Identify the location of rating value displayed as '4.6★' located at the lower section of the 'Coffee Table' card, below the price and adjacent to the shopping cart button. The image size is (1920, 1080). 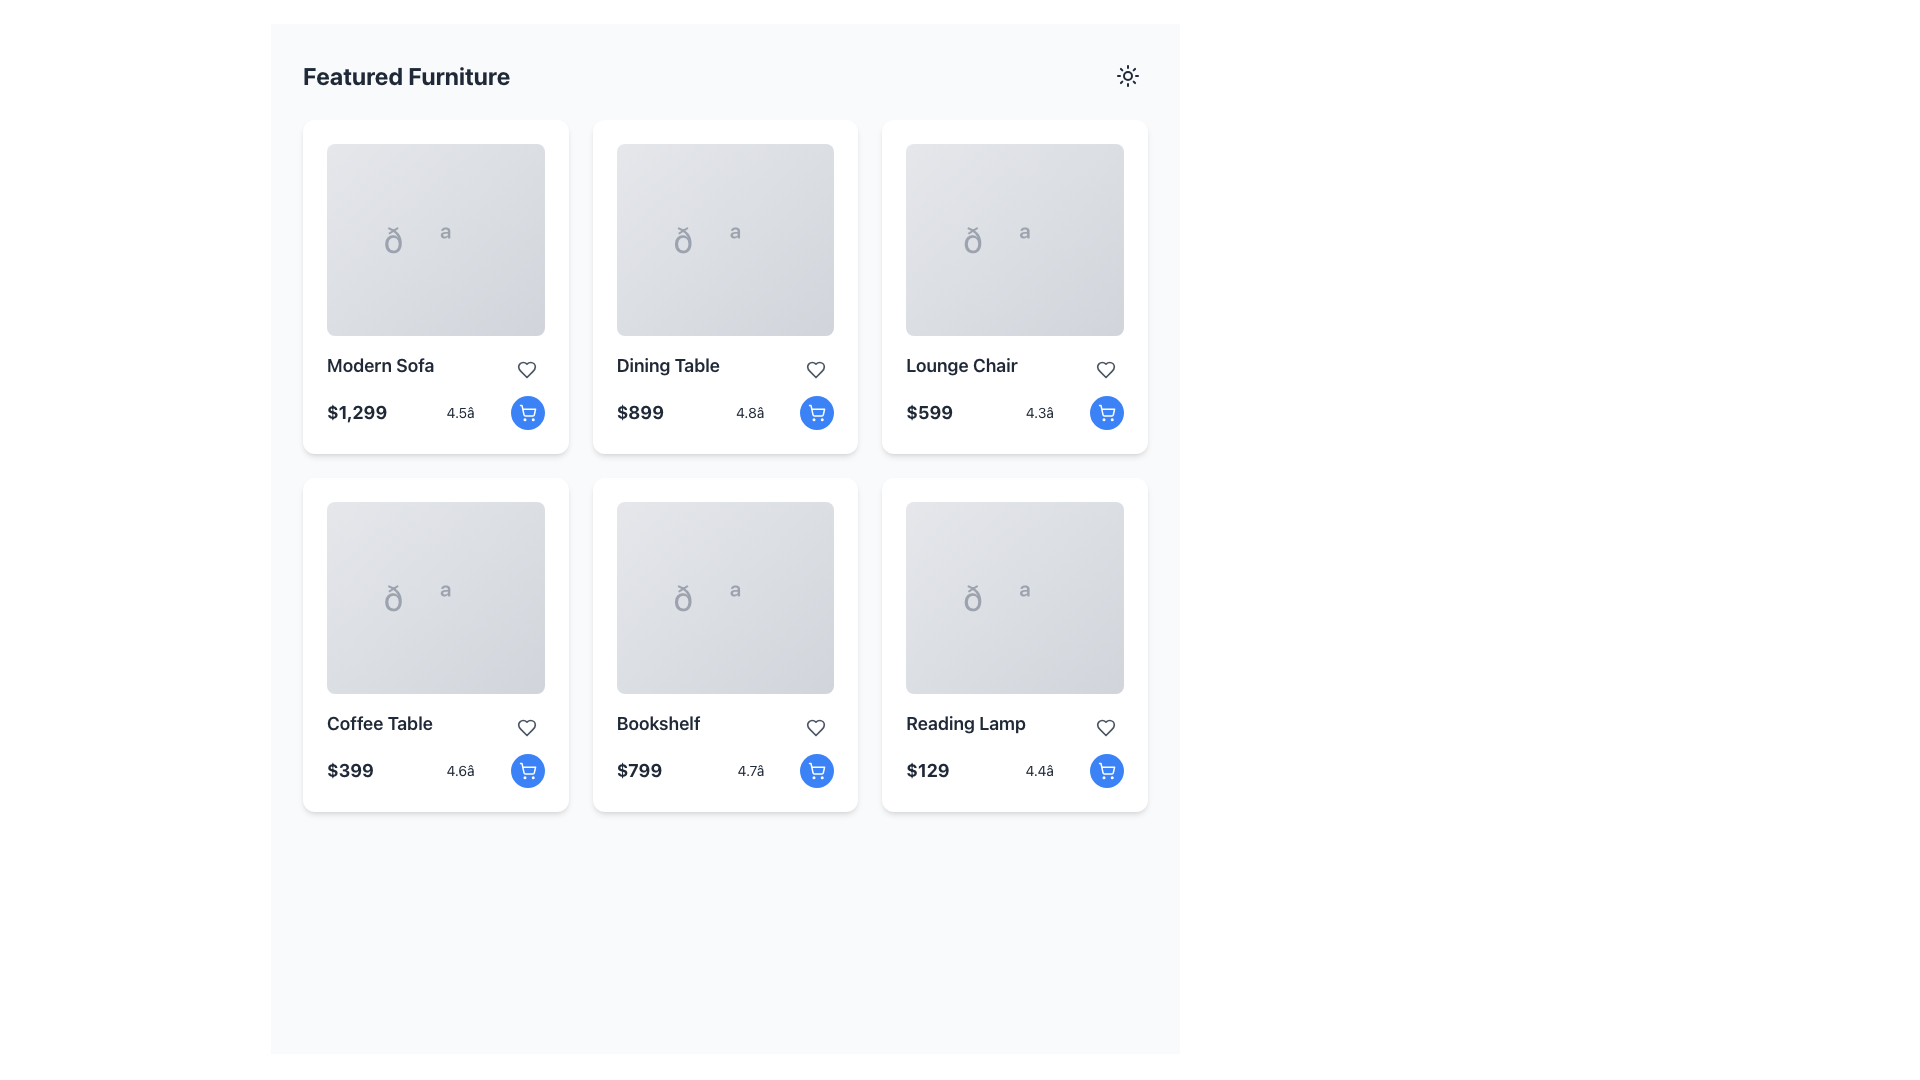
(473, 770).